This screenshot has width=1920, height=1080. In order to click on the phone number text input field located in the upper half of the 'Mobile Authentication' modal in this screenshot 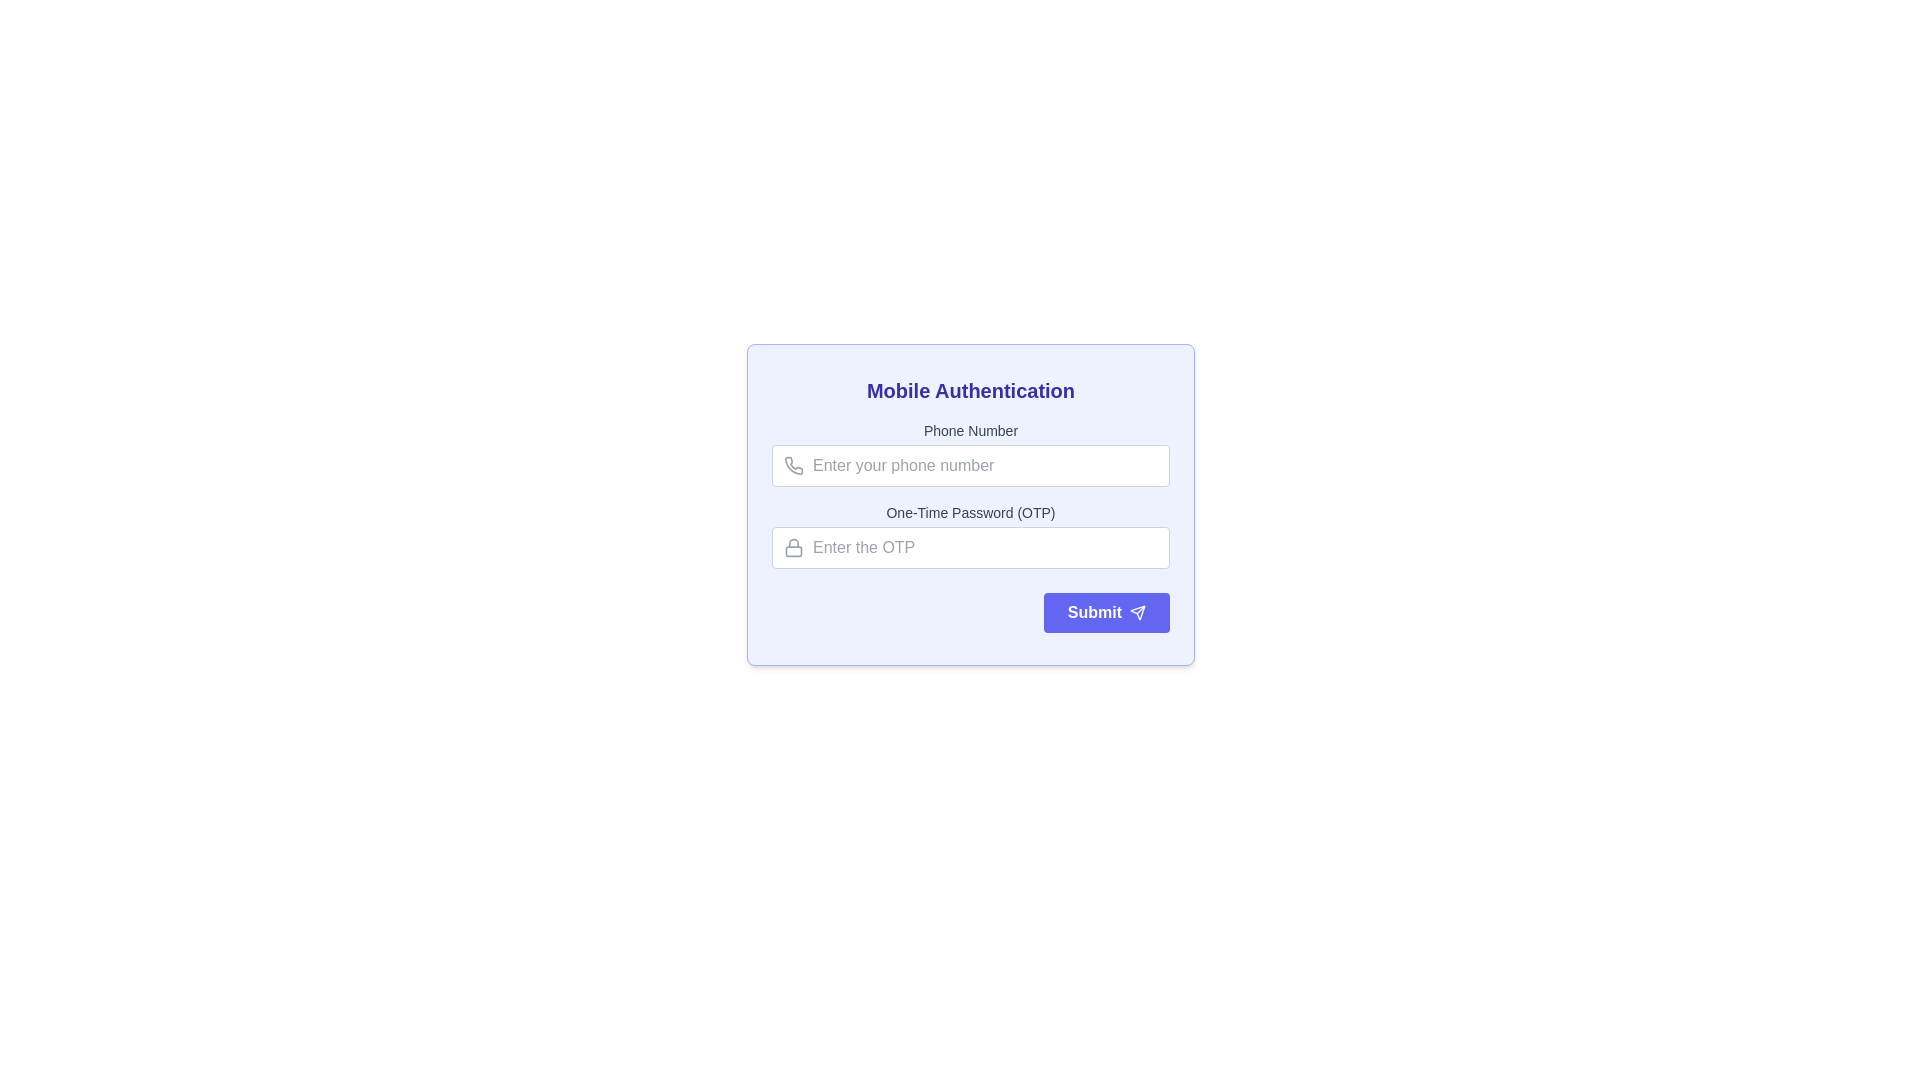, I will do `click(970, 466)`.